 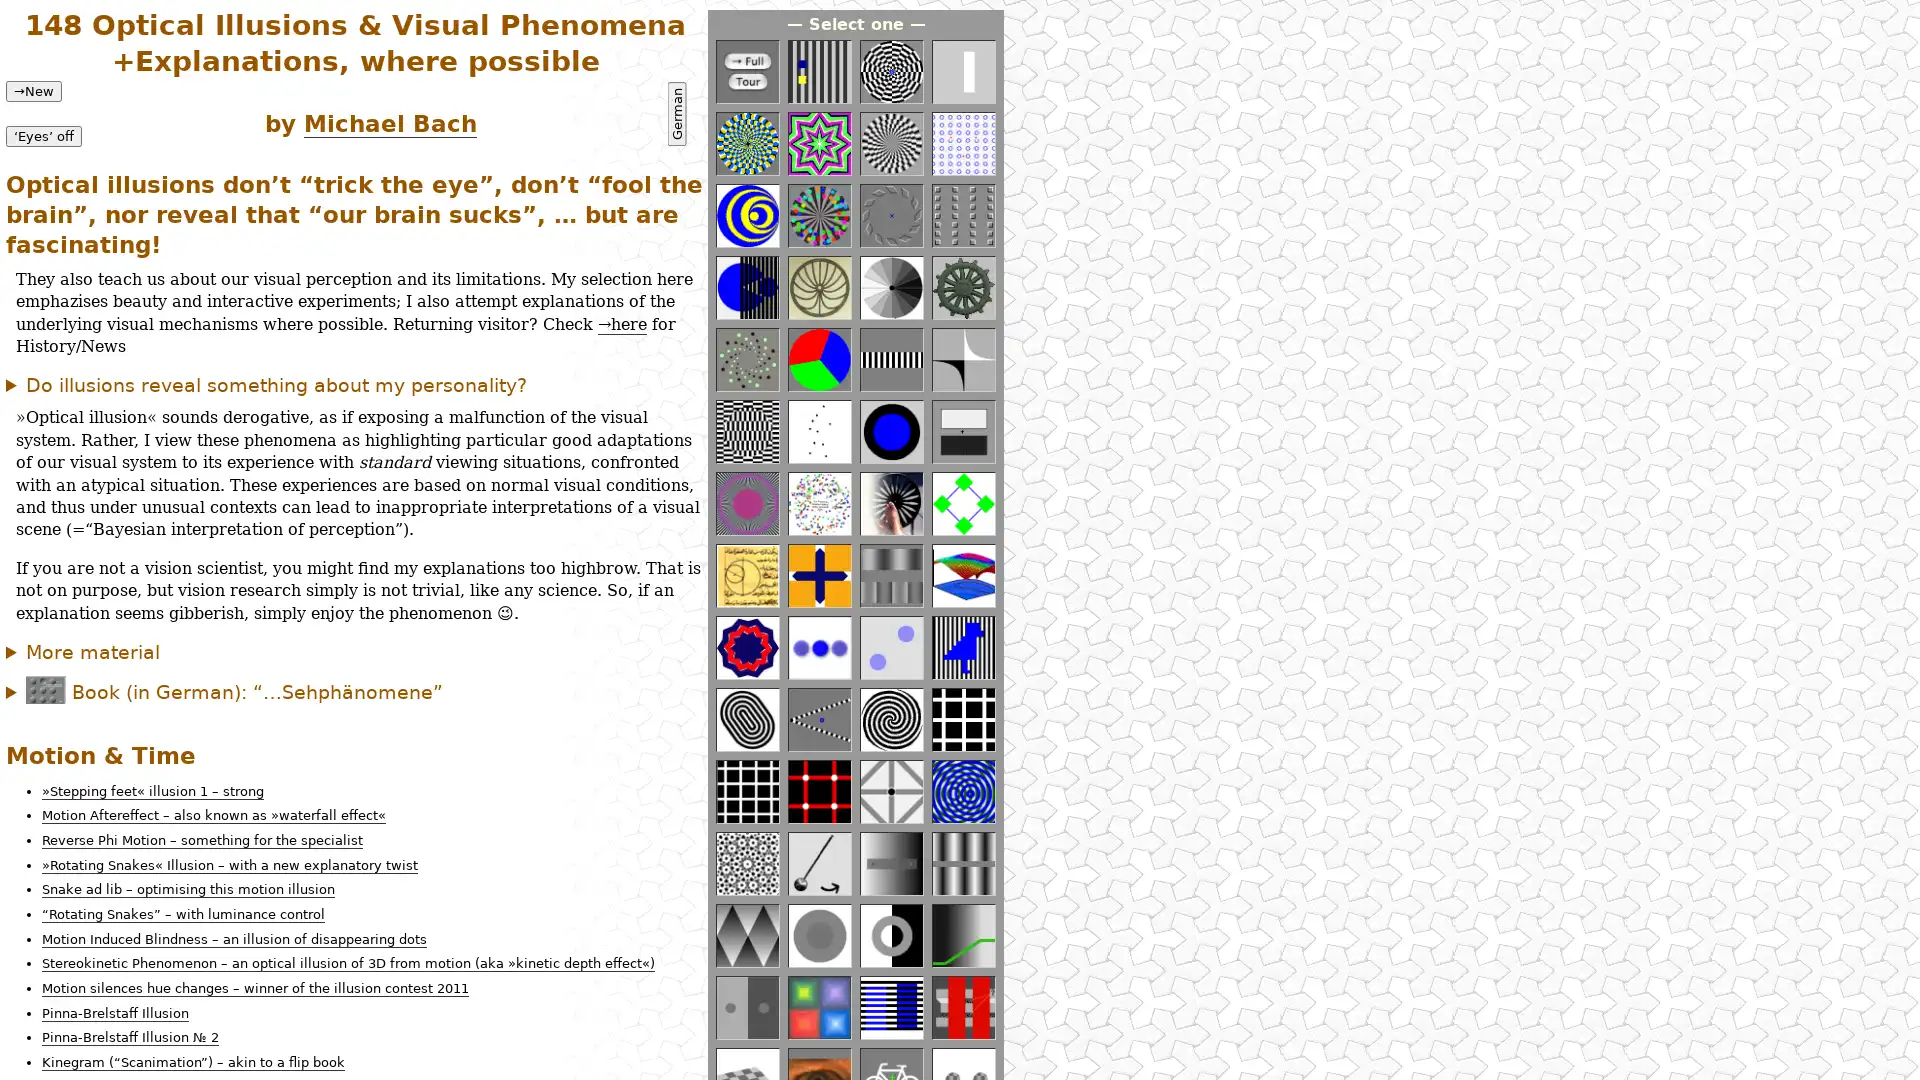 What do you see at coordinates (676, 114) in the screenshot?
I see `German` at bounding box center [676, 114].